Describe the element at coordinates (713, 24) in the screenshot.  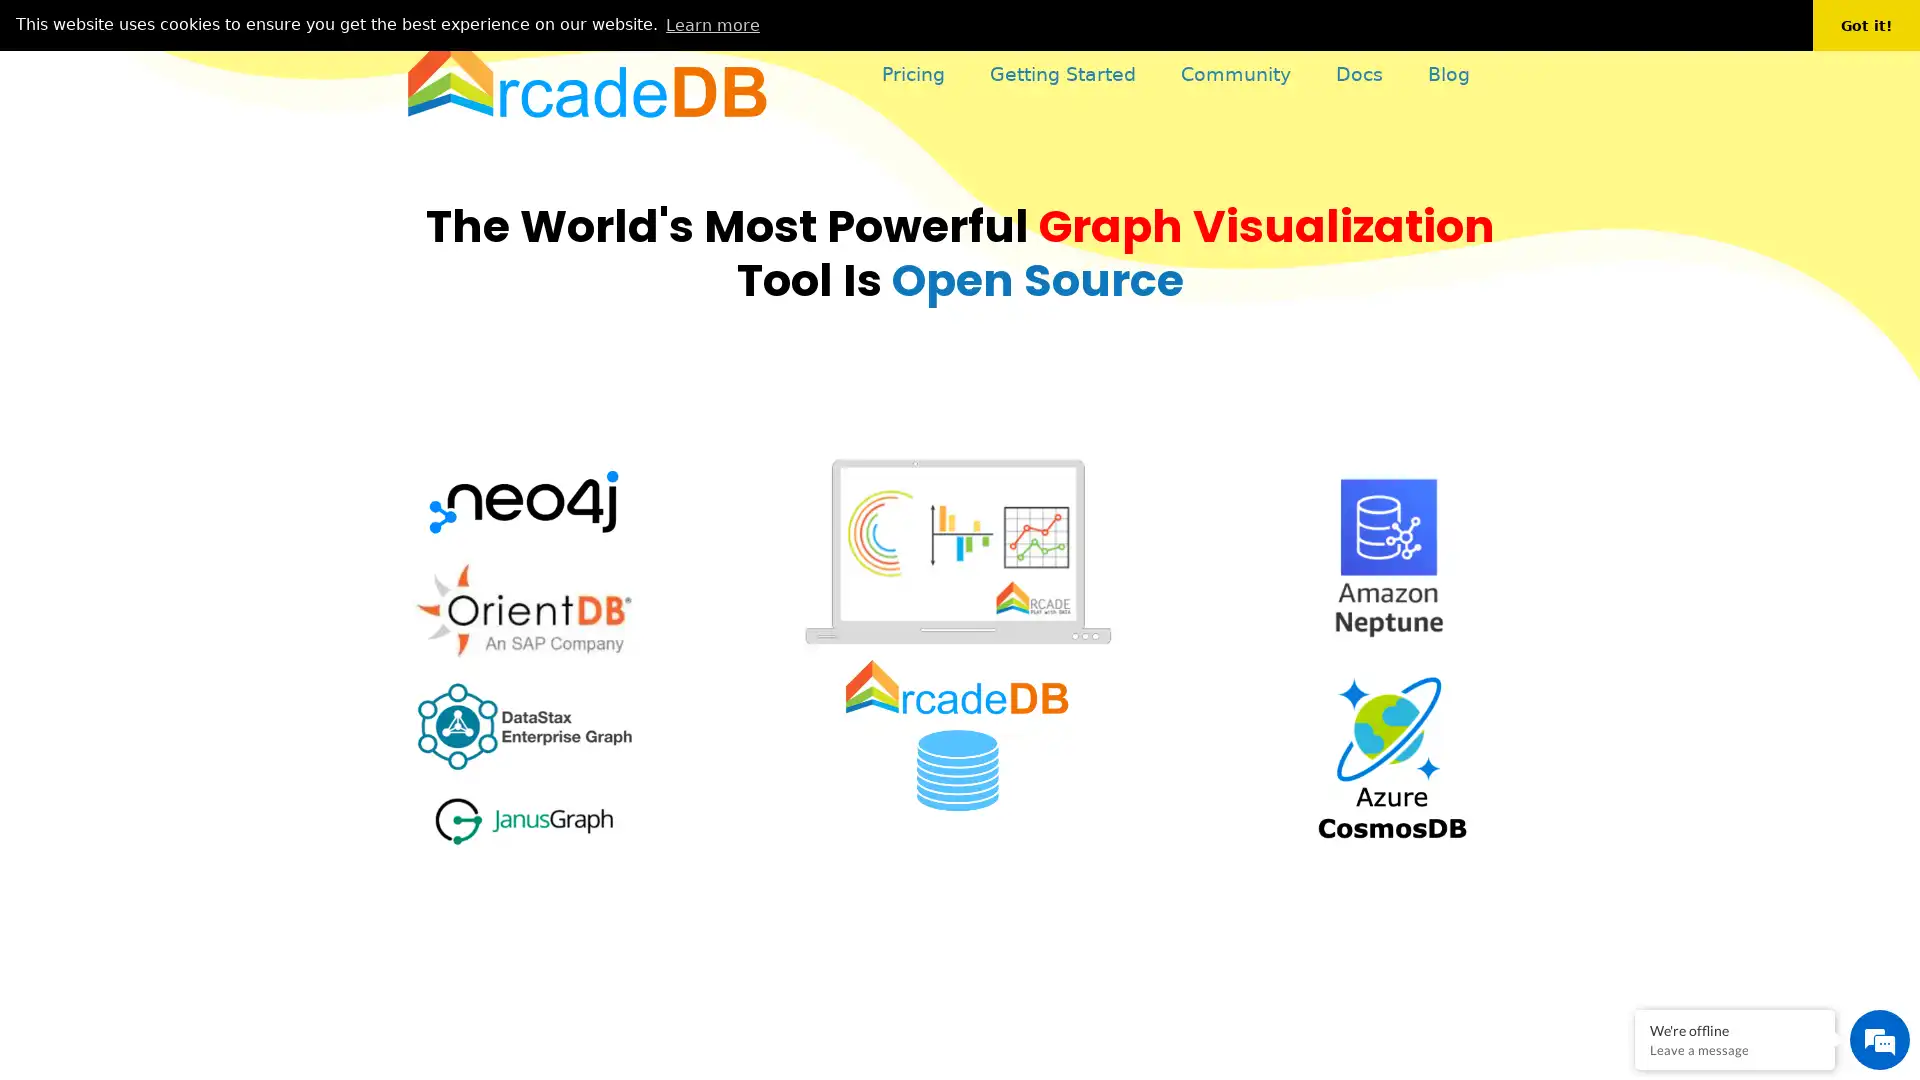
I see `learn more about cookies` at that location.